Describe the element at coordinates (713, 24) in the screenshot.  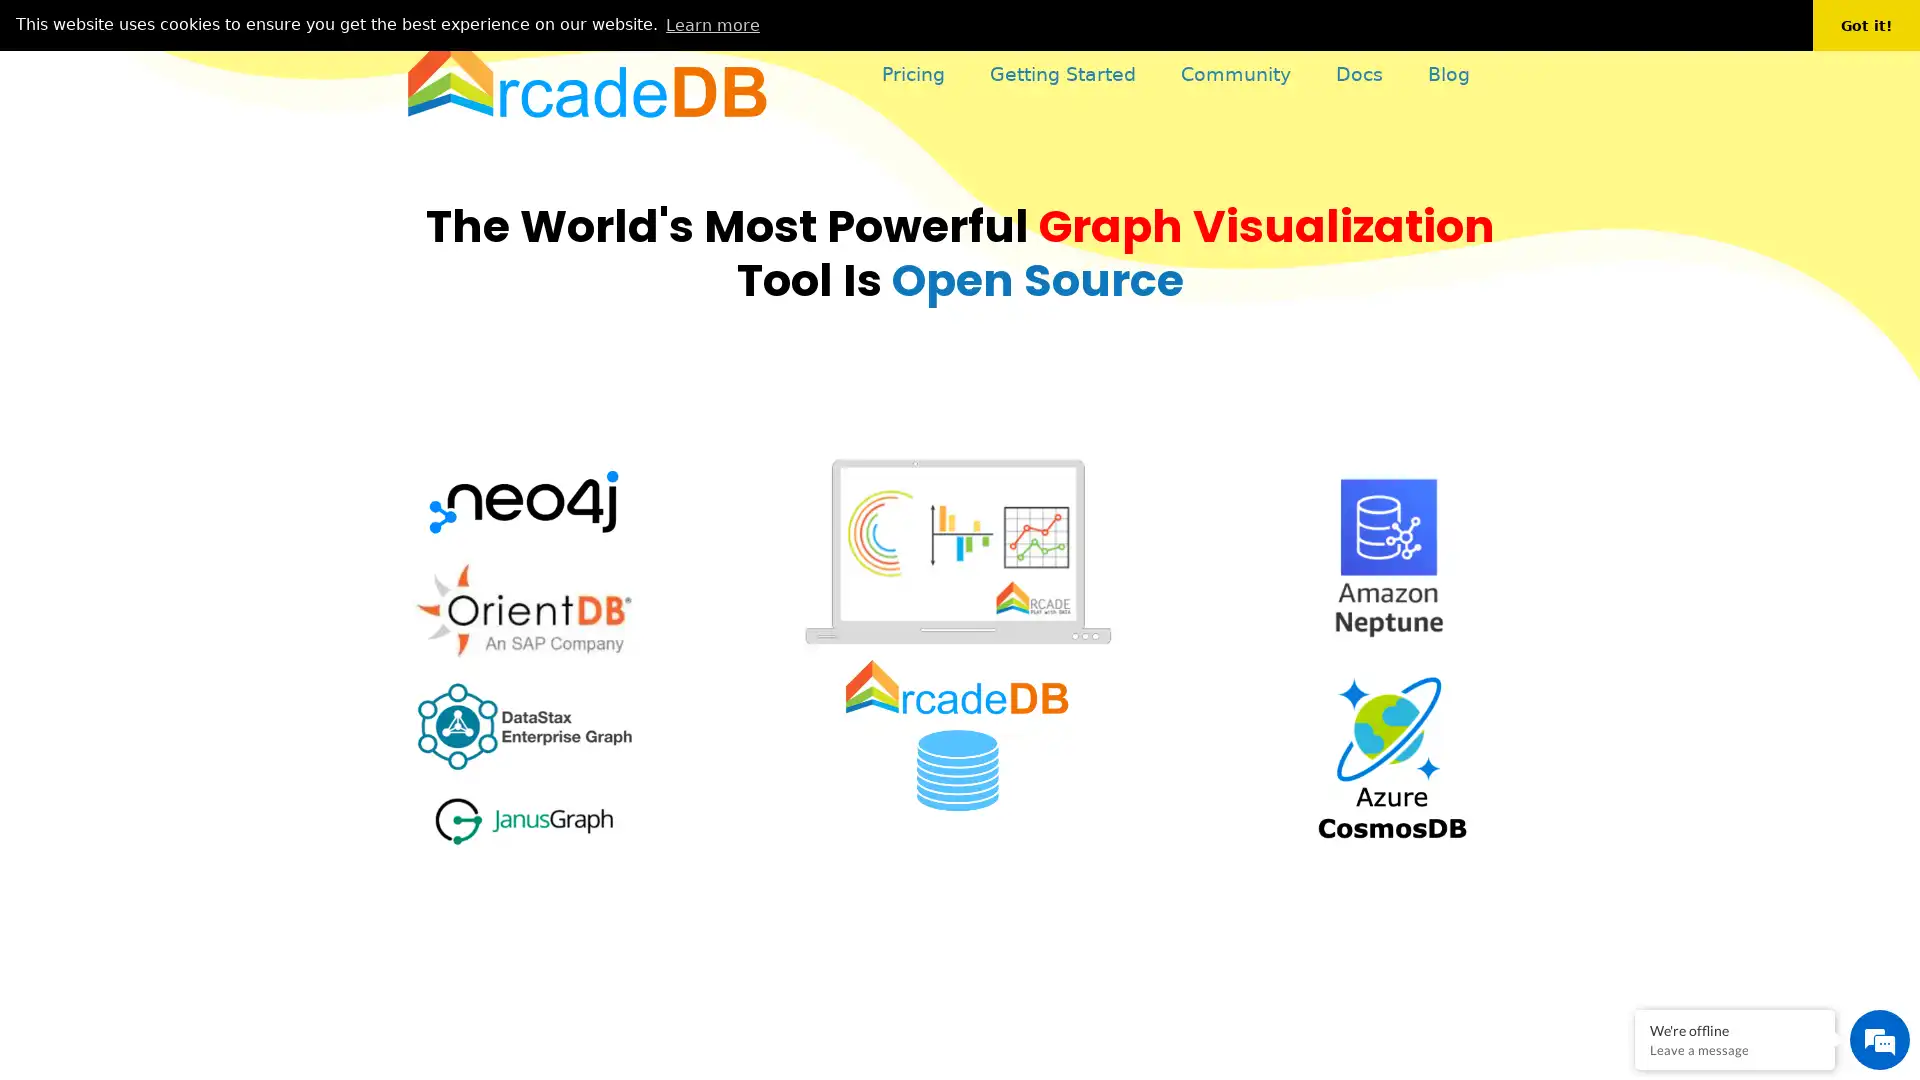
I see `learn more about cookies` at that location.